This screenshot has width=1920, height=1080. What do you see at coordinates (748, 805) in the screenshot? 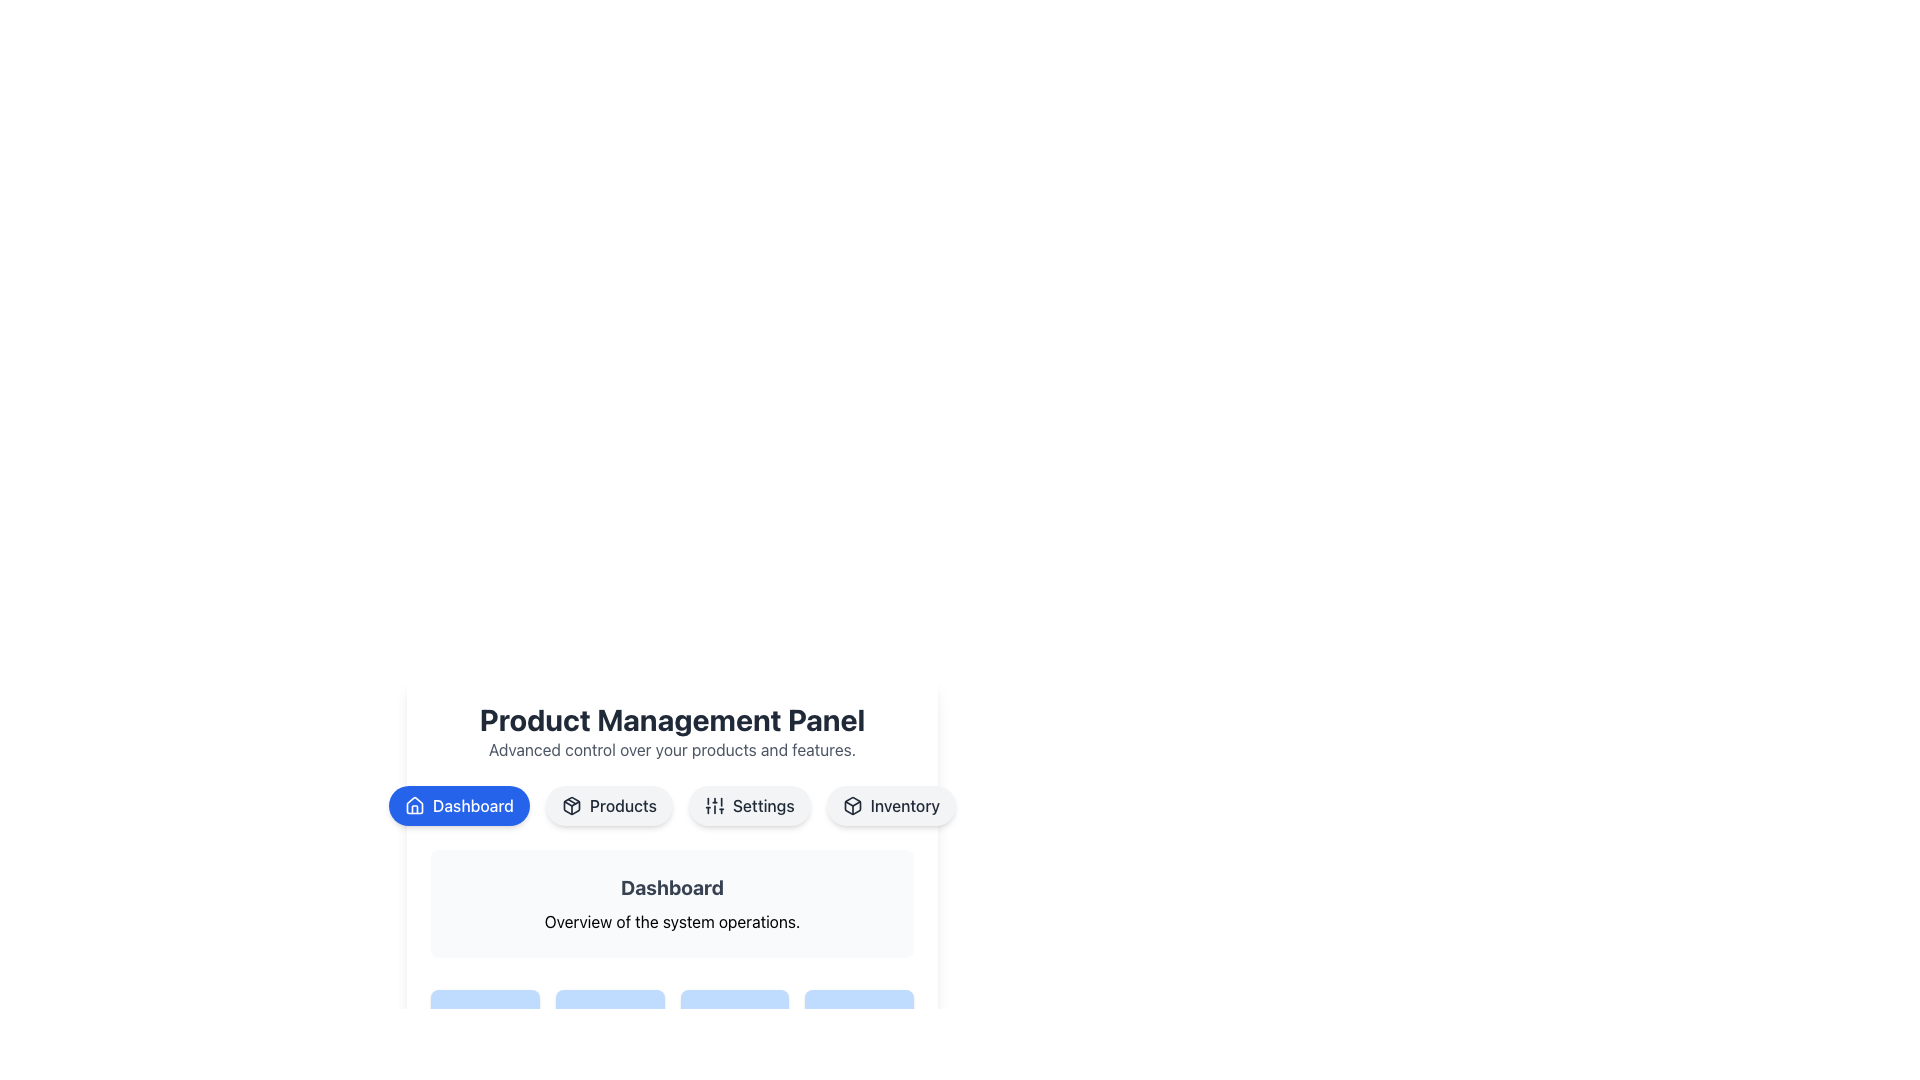
I see `the 'Settings' button, which is a rounded rectangular button with a light gray background and darker gray text, located in the navigation bar under the 'Product Management Panel'` at bounding box center [748, 805].